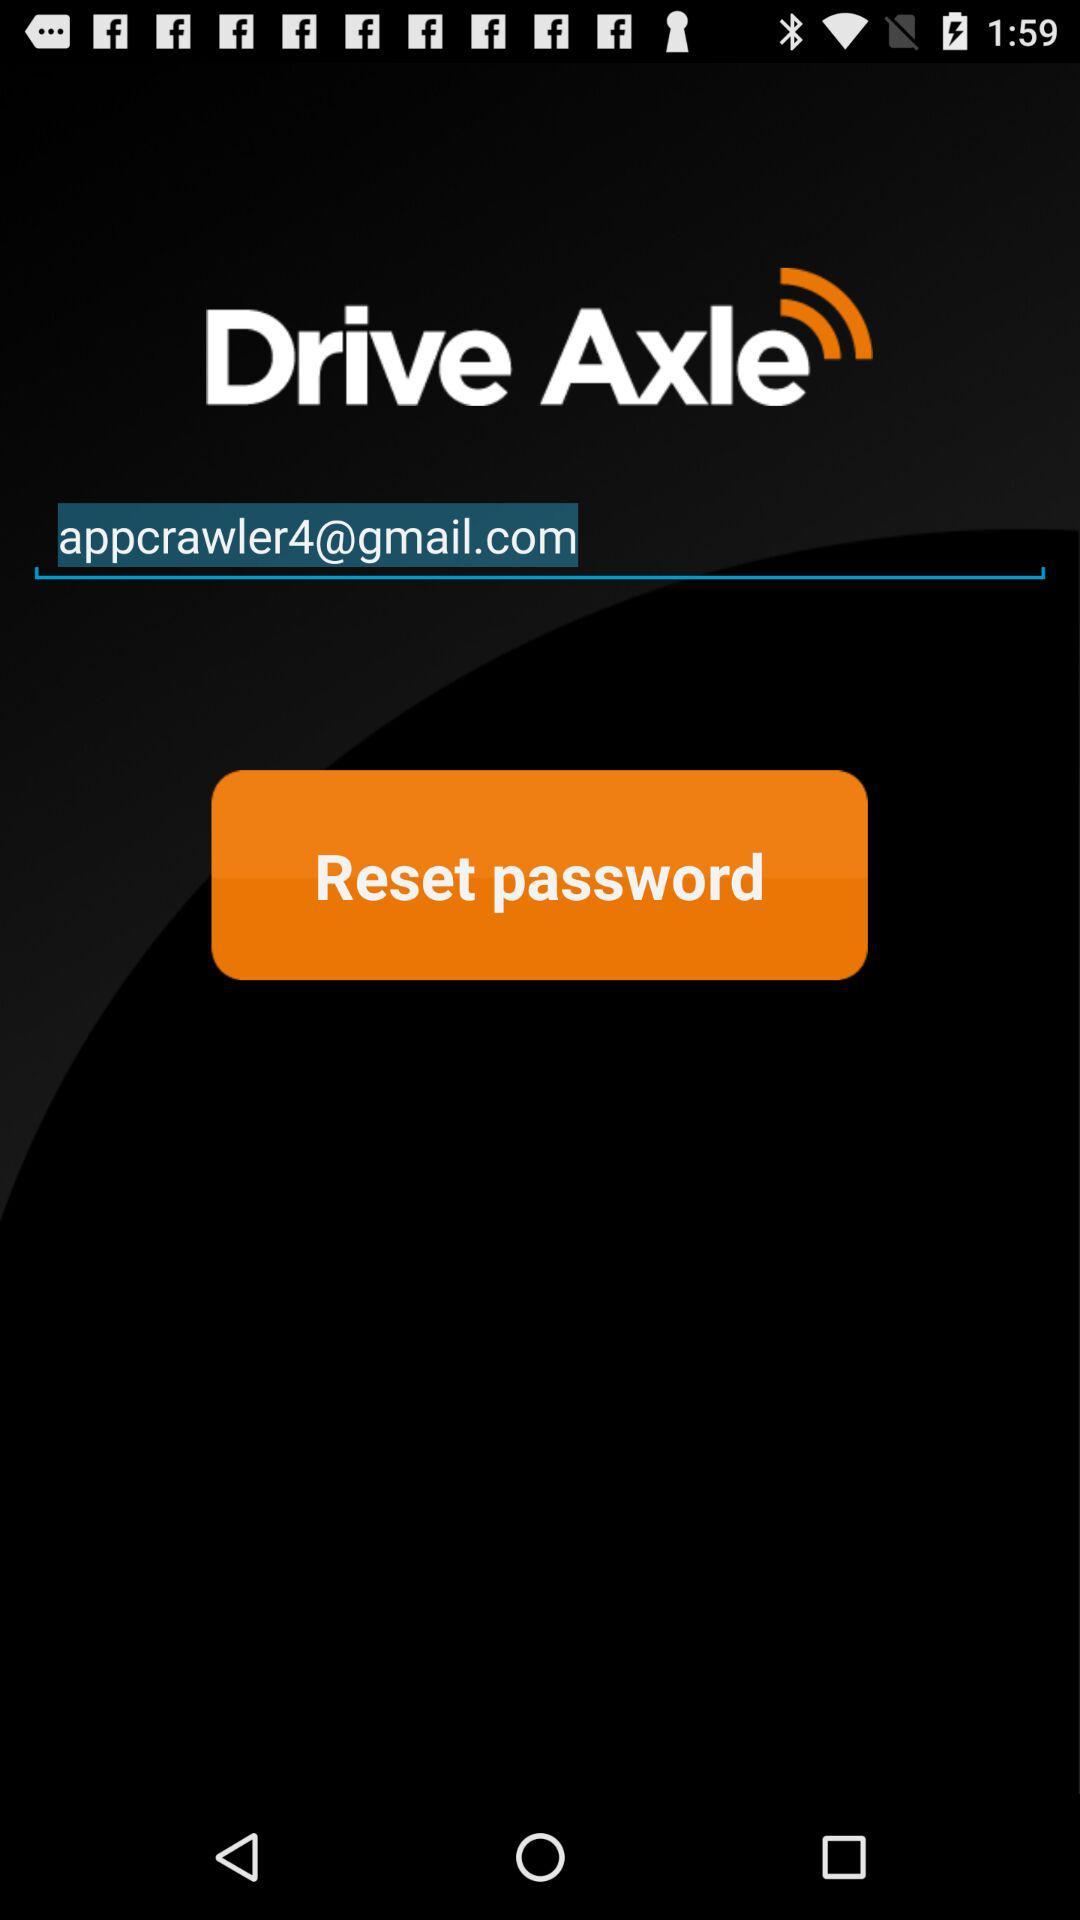 Image resolution: width=1080 pixels, height=1920 pixels. I want to click on the icon below appcrawler4@gmail.com icon, so click(538, 875).